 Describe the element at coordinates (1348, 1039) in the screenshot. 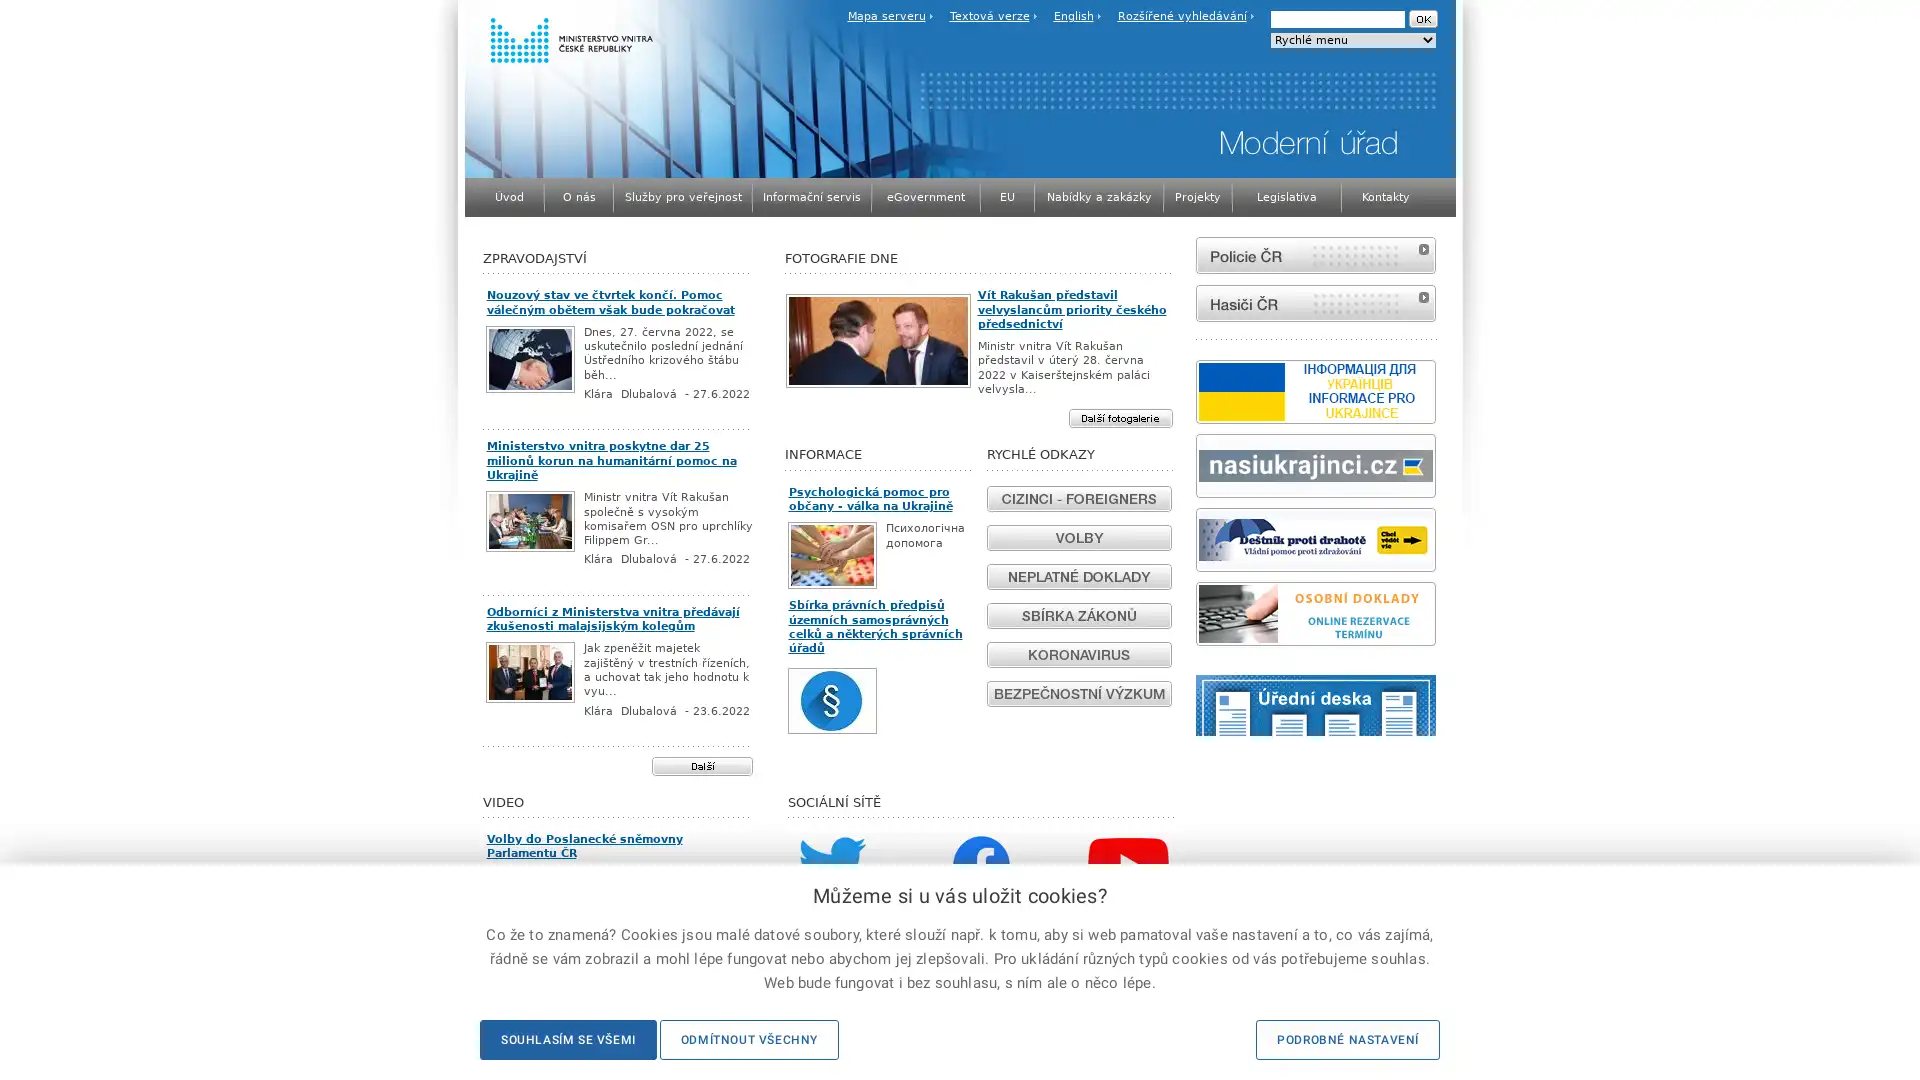

I see `PODROBNE NASTAVENI` at that location.